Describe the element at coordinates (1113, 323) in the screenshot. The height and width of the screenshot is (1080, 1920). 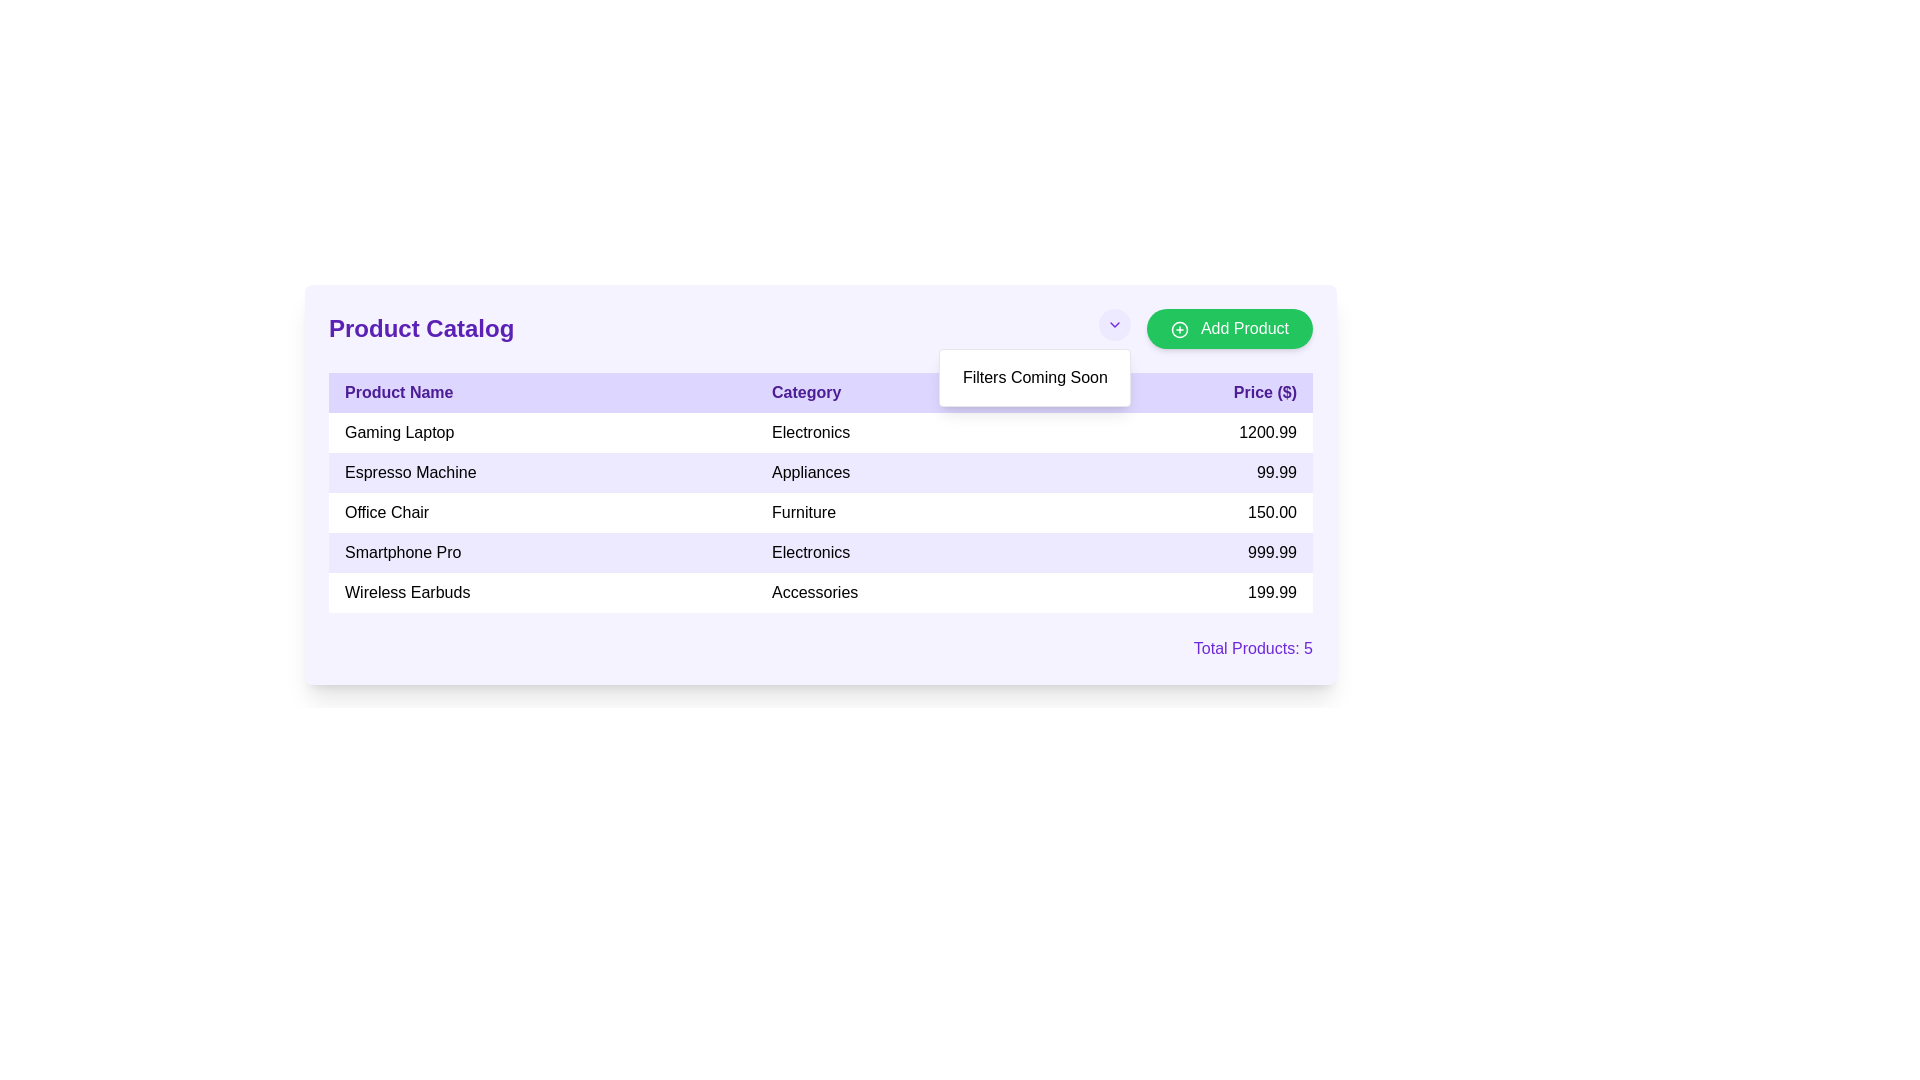
I see `the toggle or dropdown button located` at that location.